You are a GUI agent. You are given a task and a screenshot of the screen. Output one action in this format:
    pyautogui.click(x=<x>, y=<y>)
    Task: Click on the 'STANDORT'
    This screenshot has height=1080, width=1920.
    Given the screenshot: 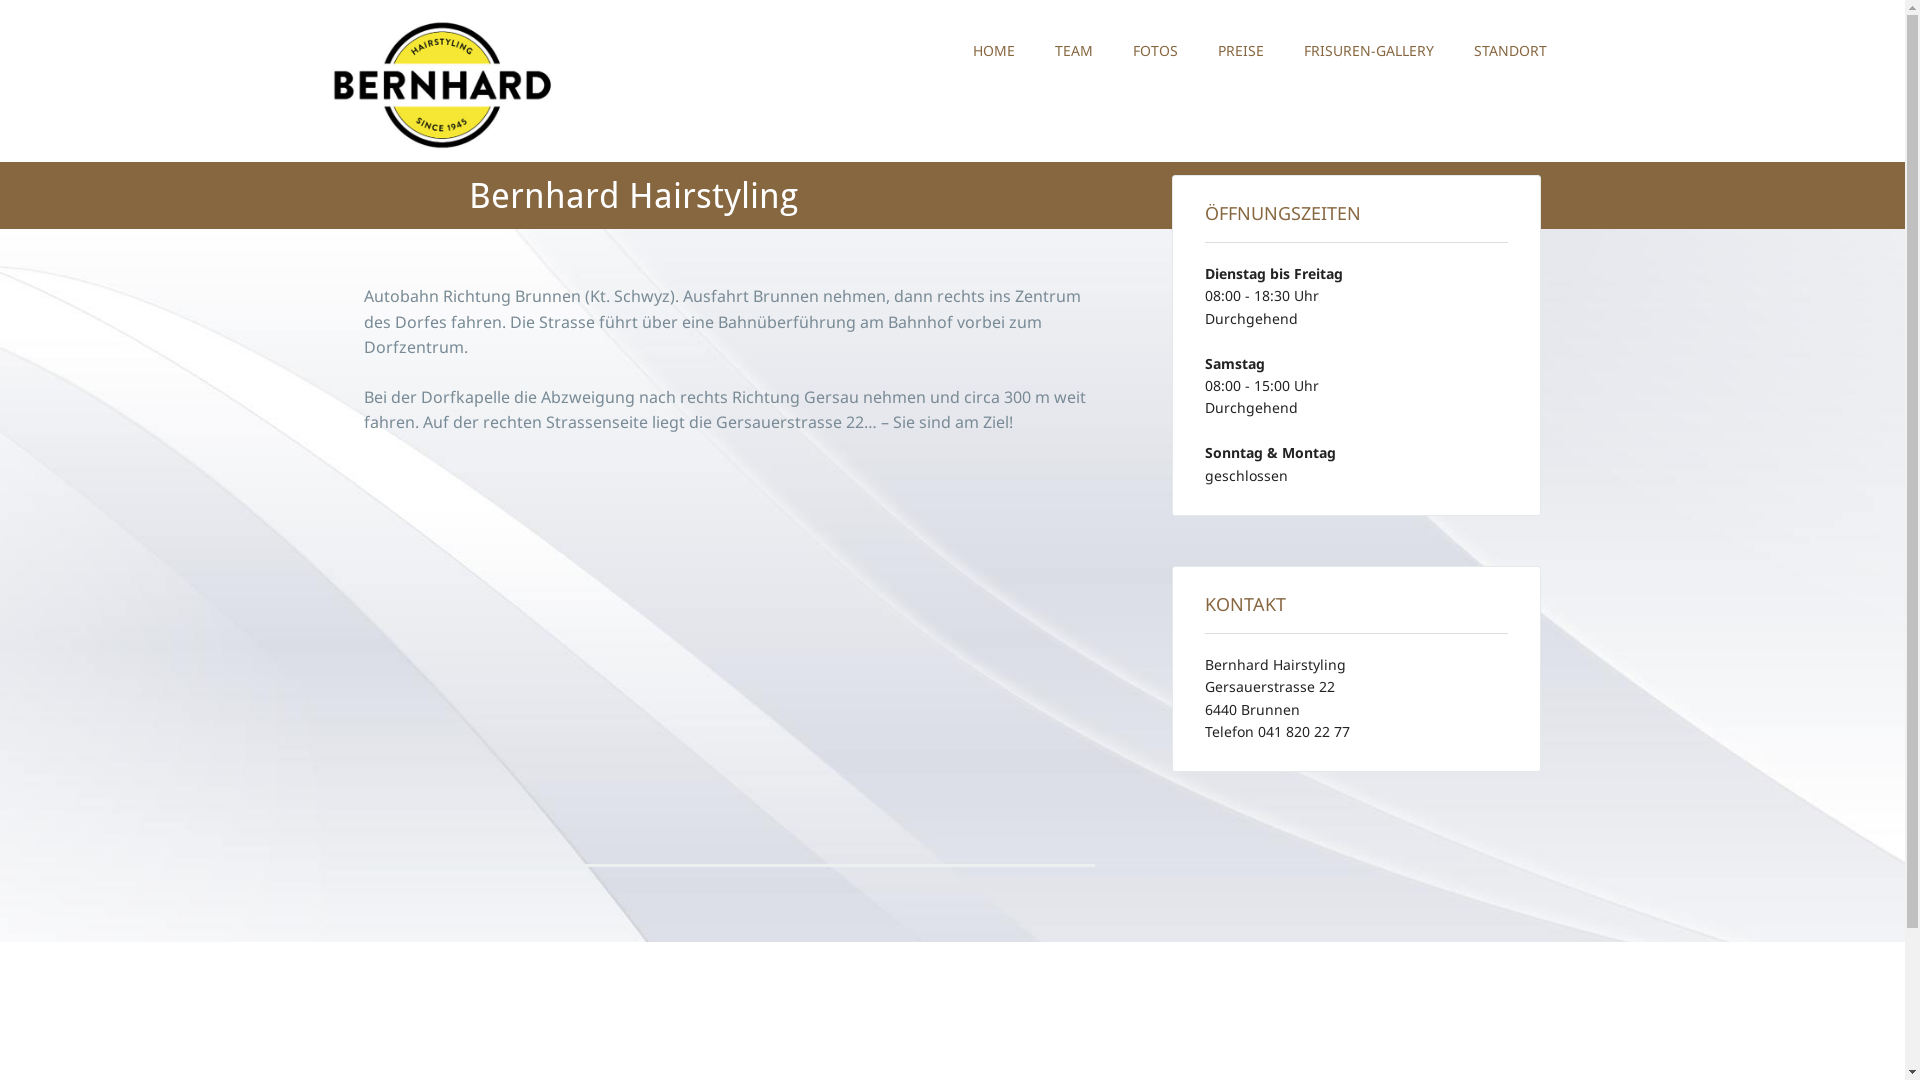 What is the action you would take?
    pyautogui.click(x=1510, y=49)
    